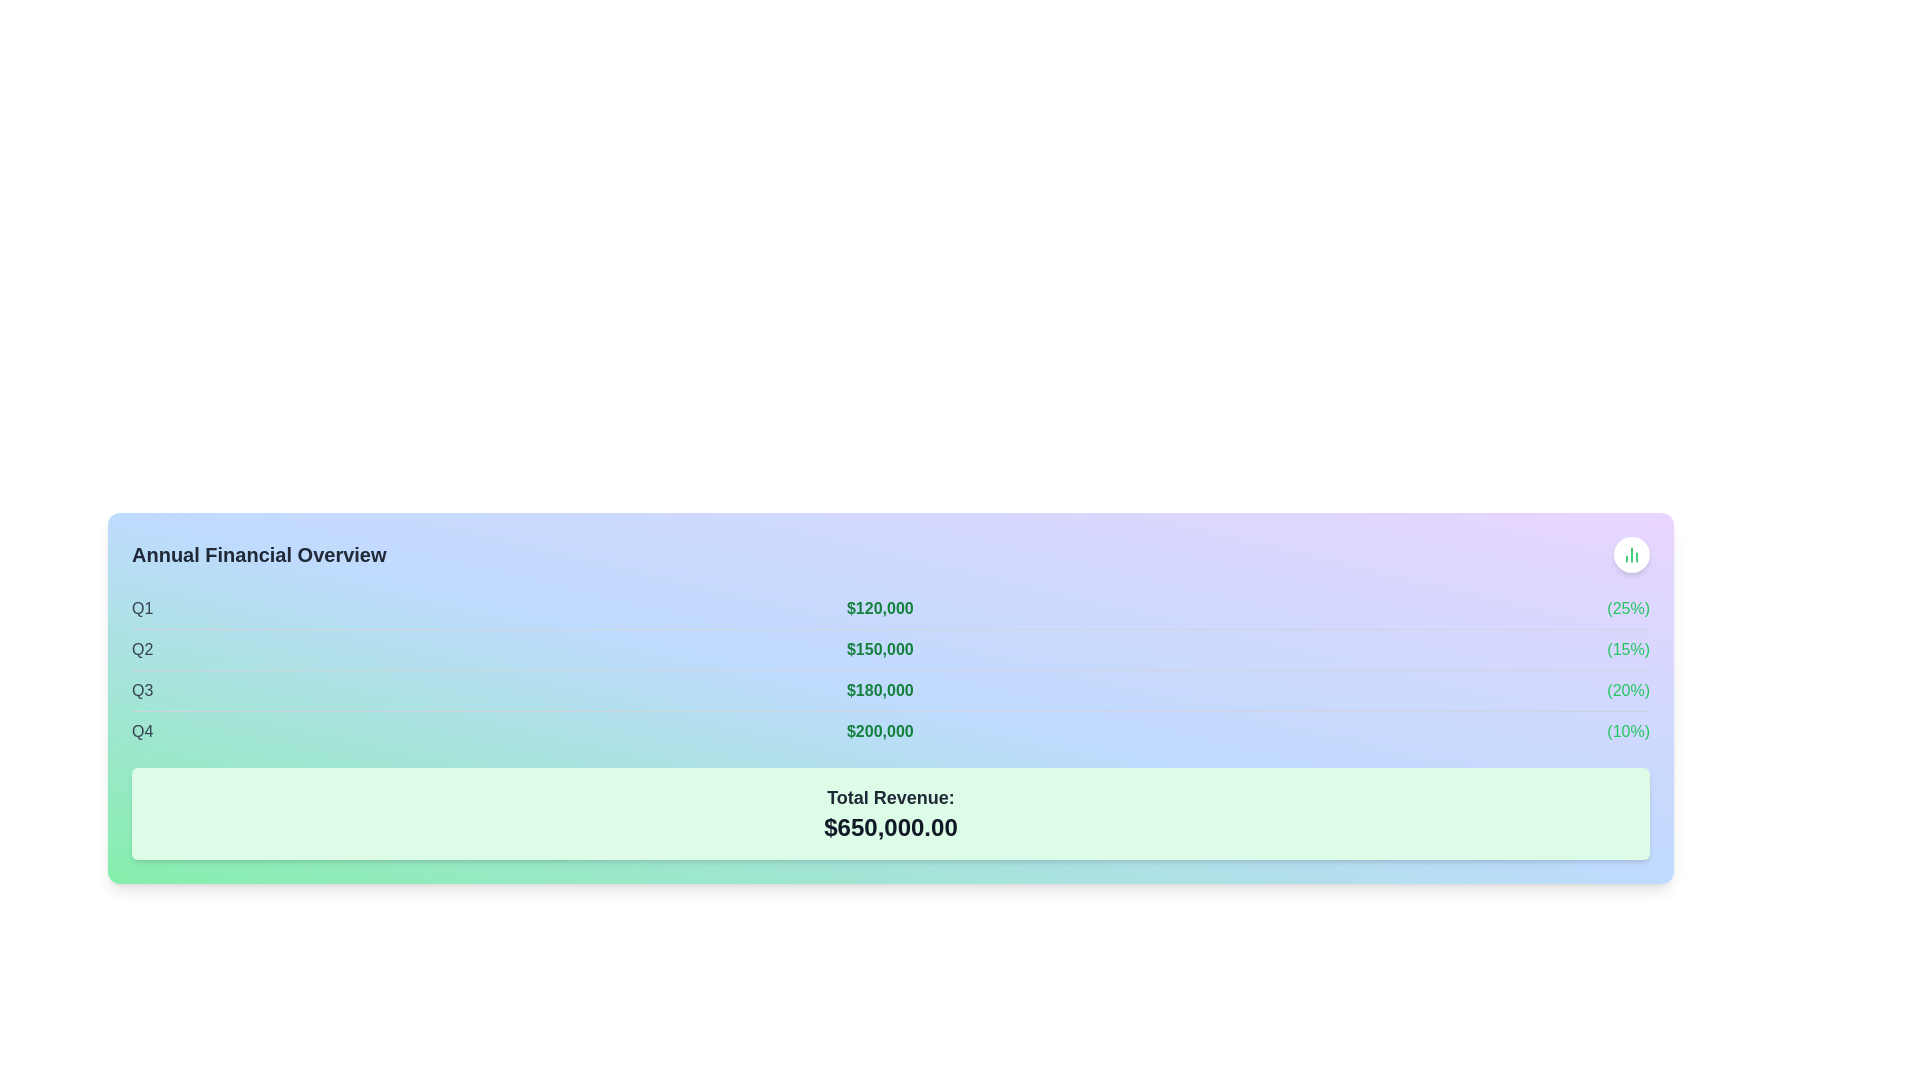 Image resolution: width=1920 pixels, height=1080 pixels. I want to click on the fourth quarter financial data element in the 'Annual Financial Overview' section, which displays the total amount and its percentage contribution, so click(890, 731).